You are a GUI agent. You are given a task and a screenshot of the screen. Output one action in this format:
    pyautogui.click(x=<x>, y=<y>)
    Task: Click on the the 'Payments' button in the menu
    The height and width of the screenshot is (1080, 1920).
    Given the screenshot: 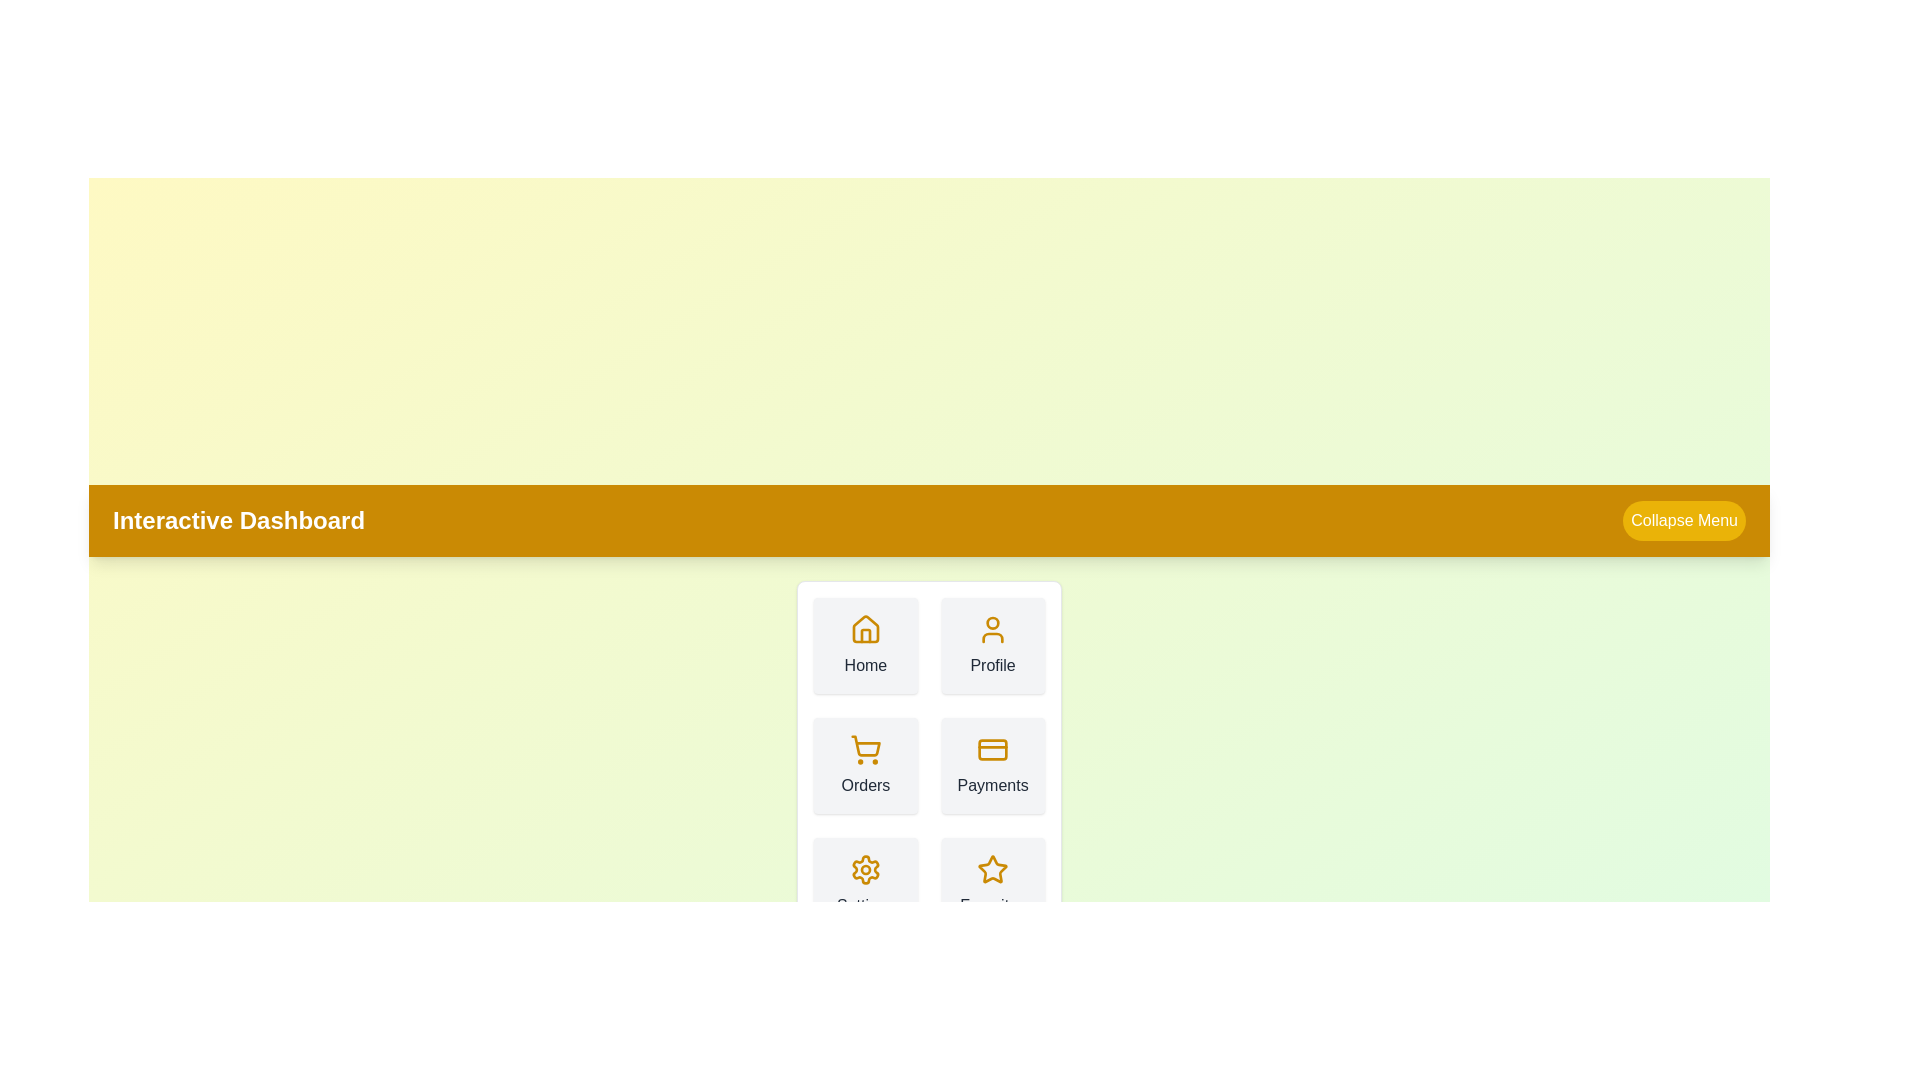 What is the action you would take?
    pyautogui.click(x=993, y=765)
    